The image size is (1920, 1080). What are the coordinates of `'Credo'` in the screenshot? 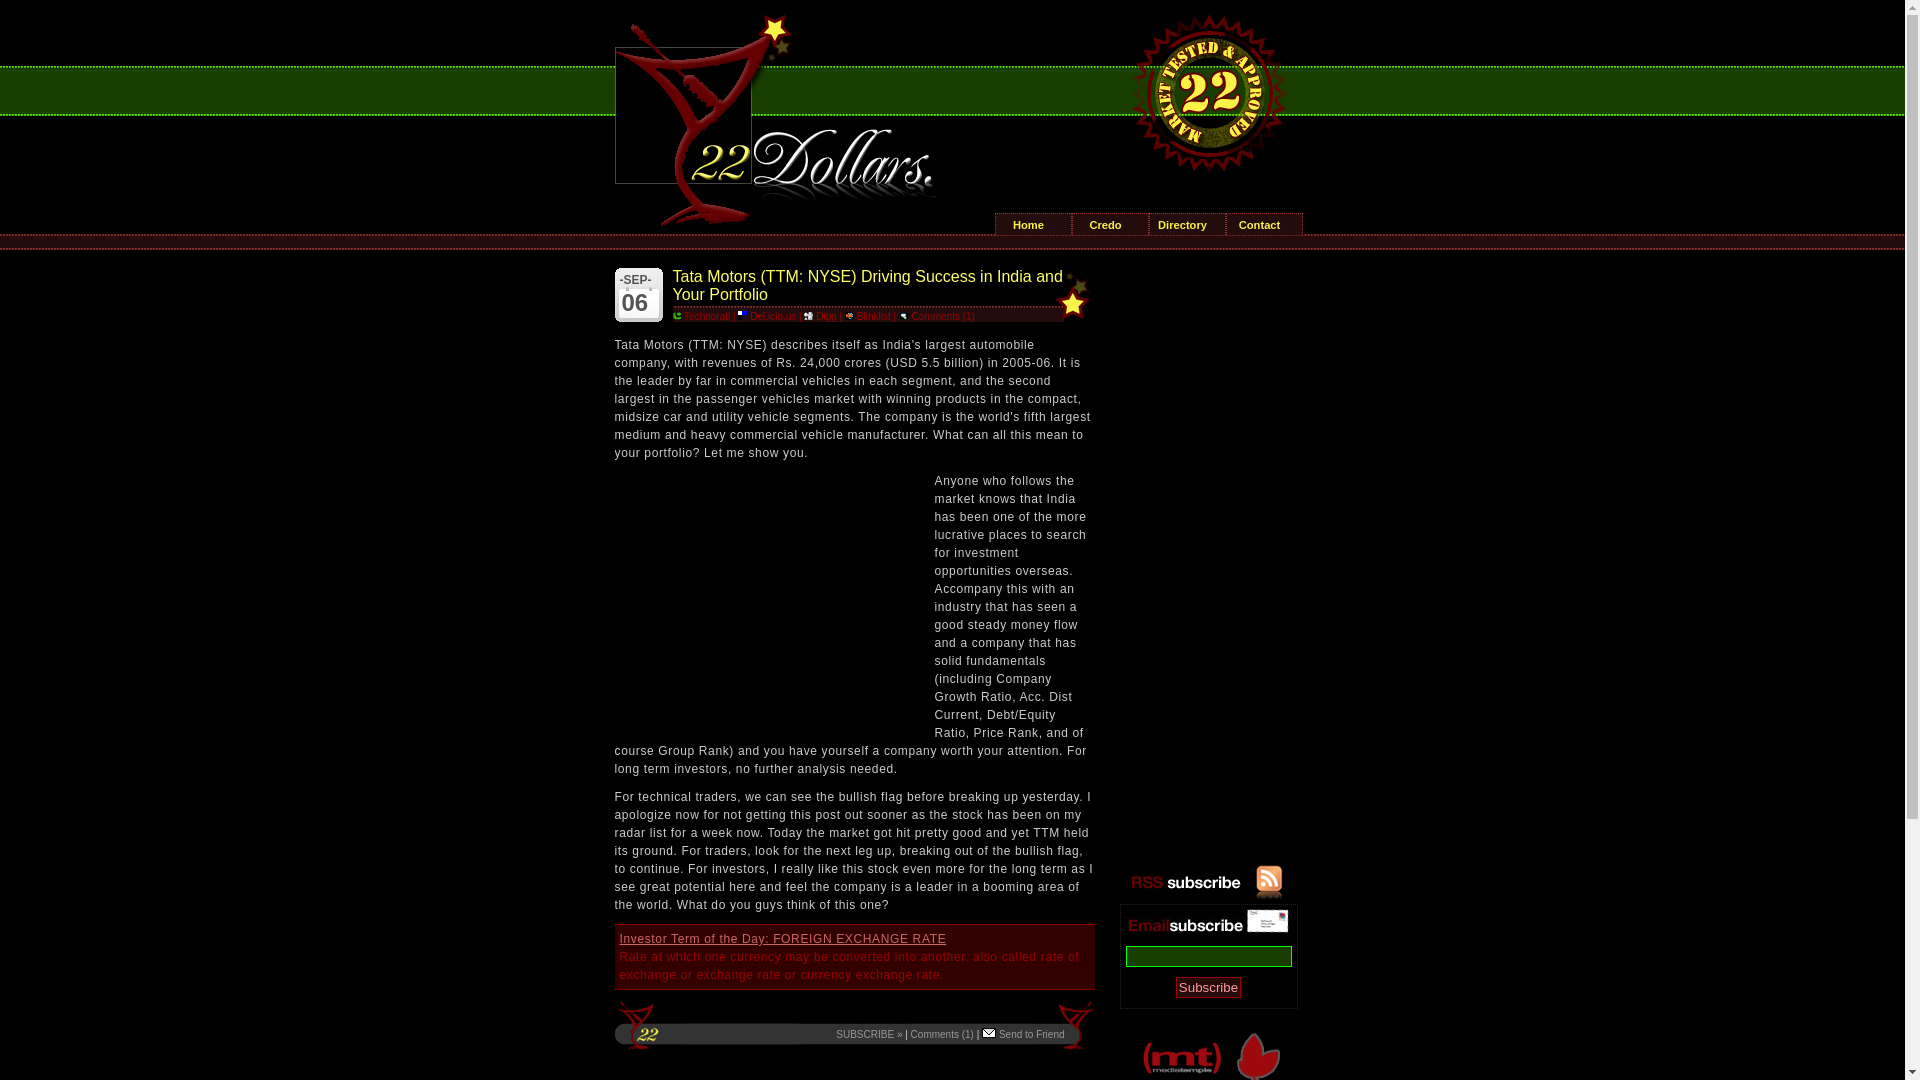 It's located at (1070, 224).